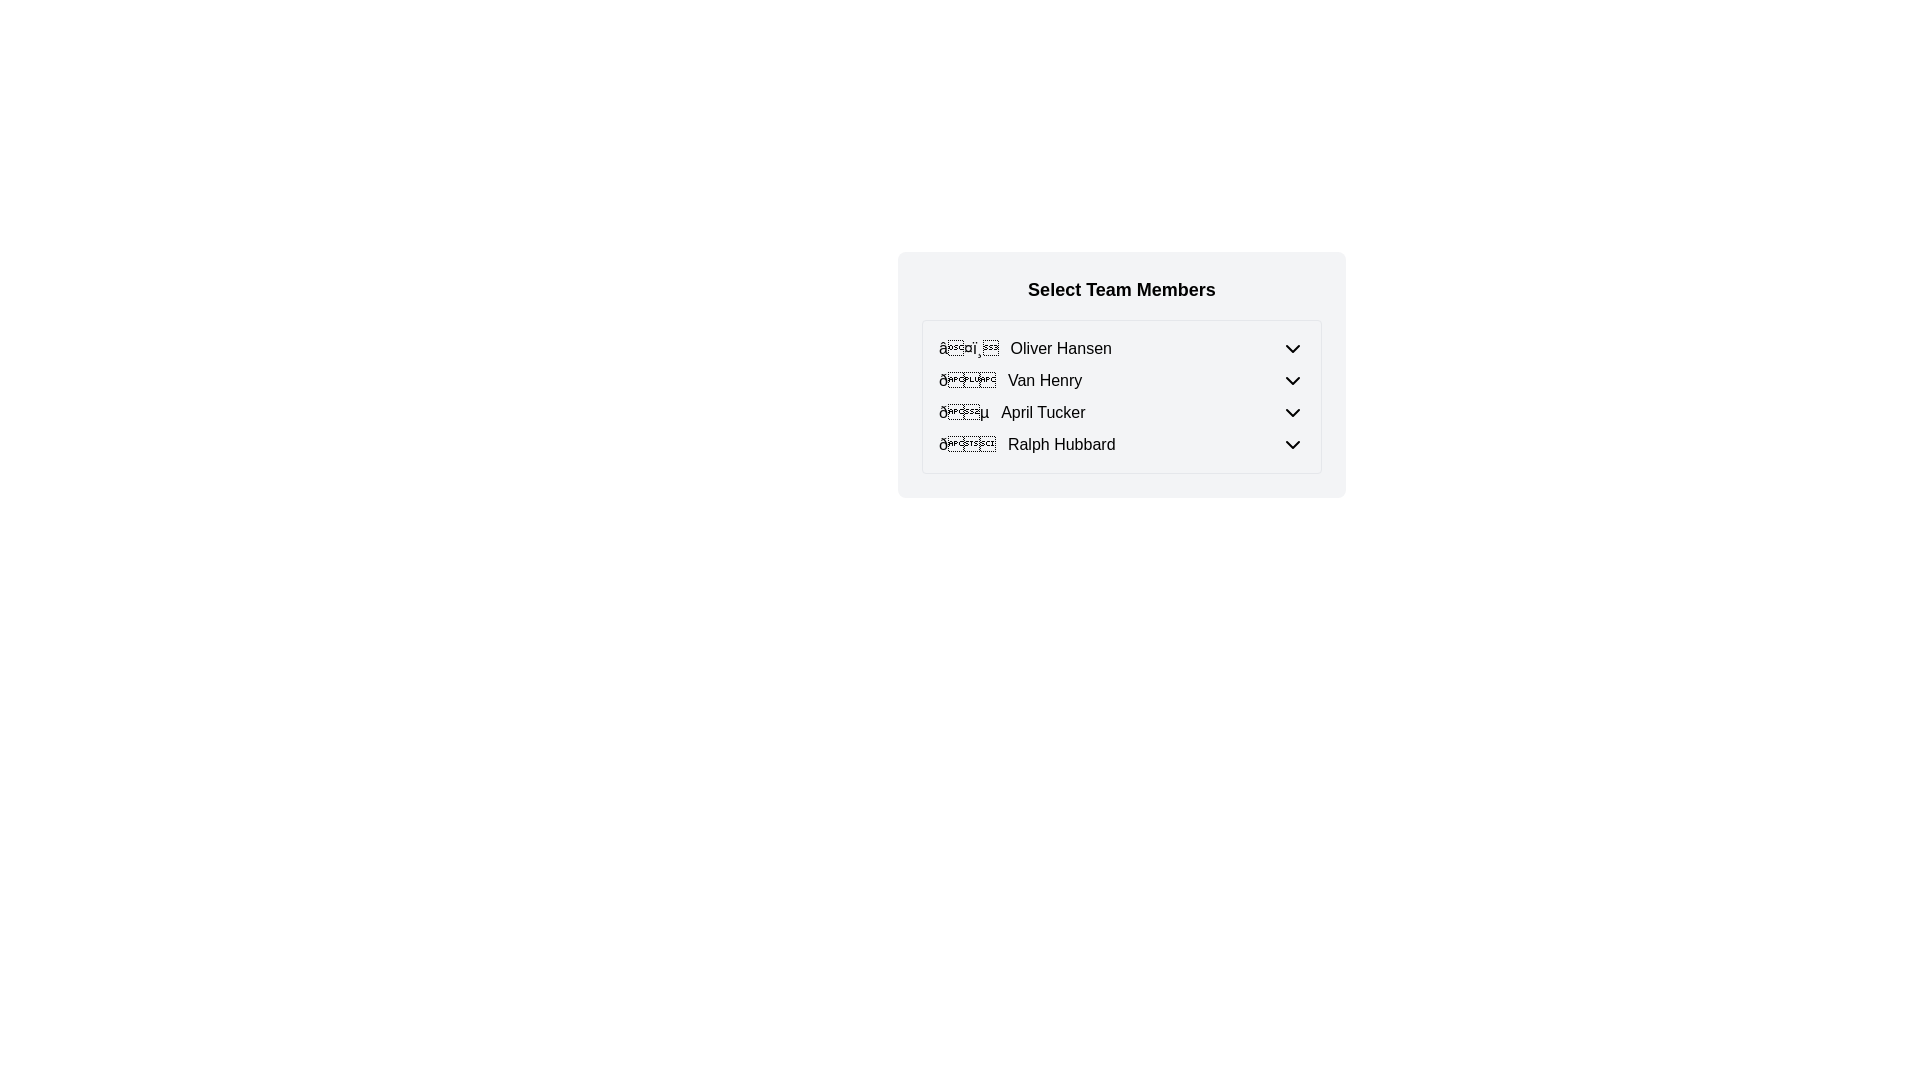 This screenshot has height=1080, width=1920. What do you see at coordinates (1060, 347) in the screenshot?
I see `the text label 'Oliver Hansen' located to the right of the heart icon in the first row of the 'Select Team Members' section` at bounding box center [1060, 347].